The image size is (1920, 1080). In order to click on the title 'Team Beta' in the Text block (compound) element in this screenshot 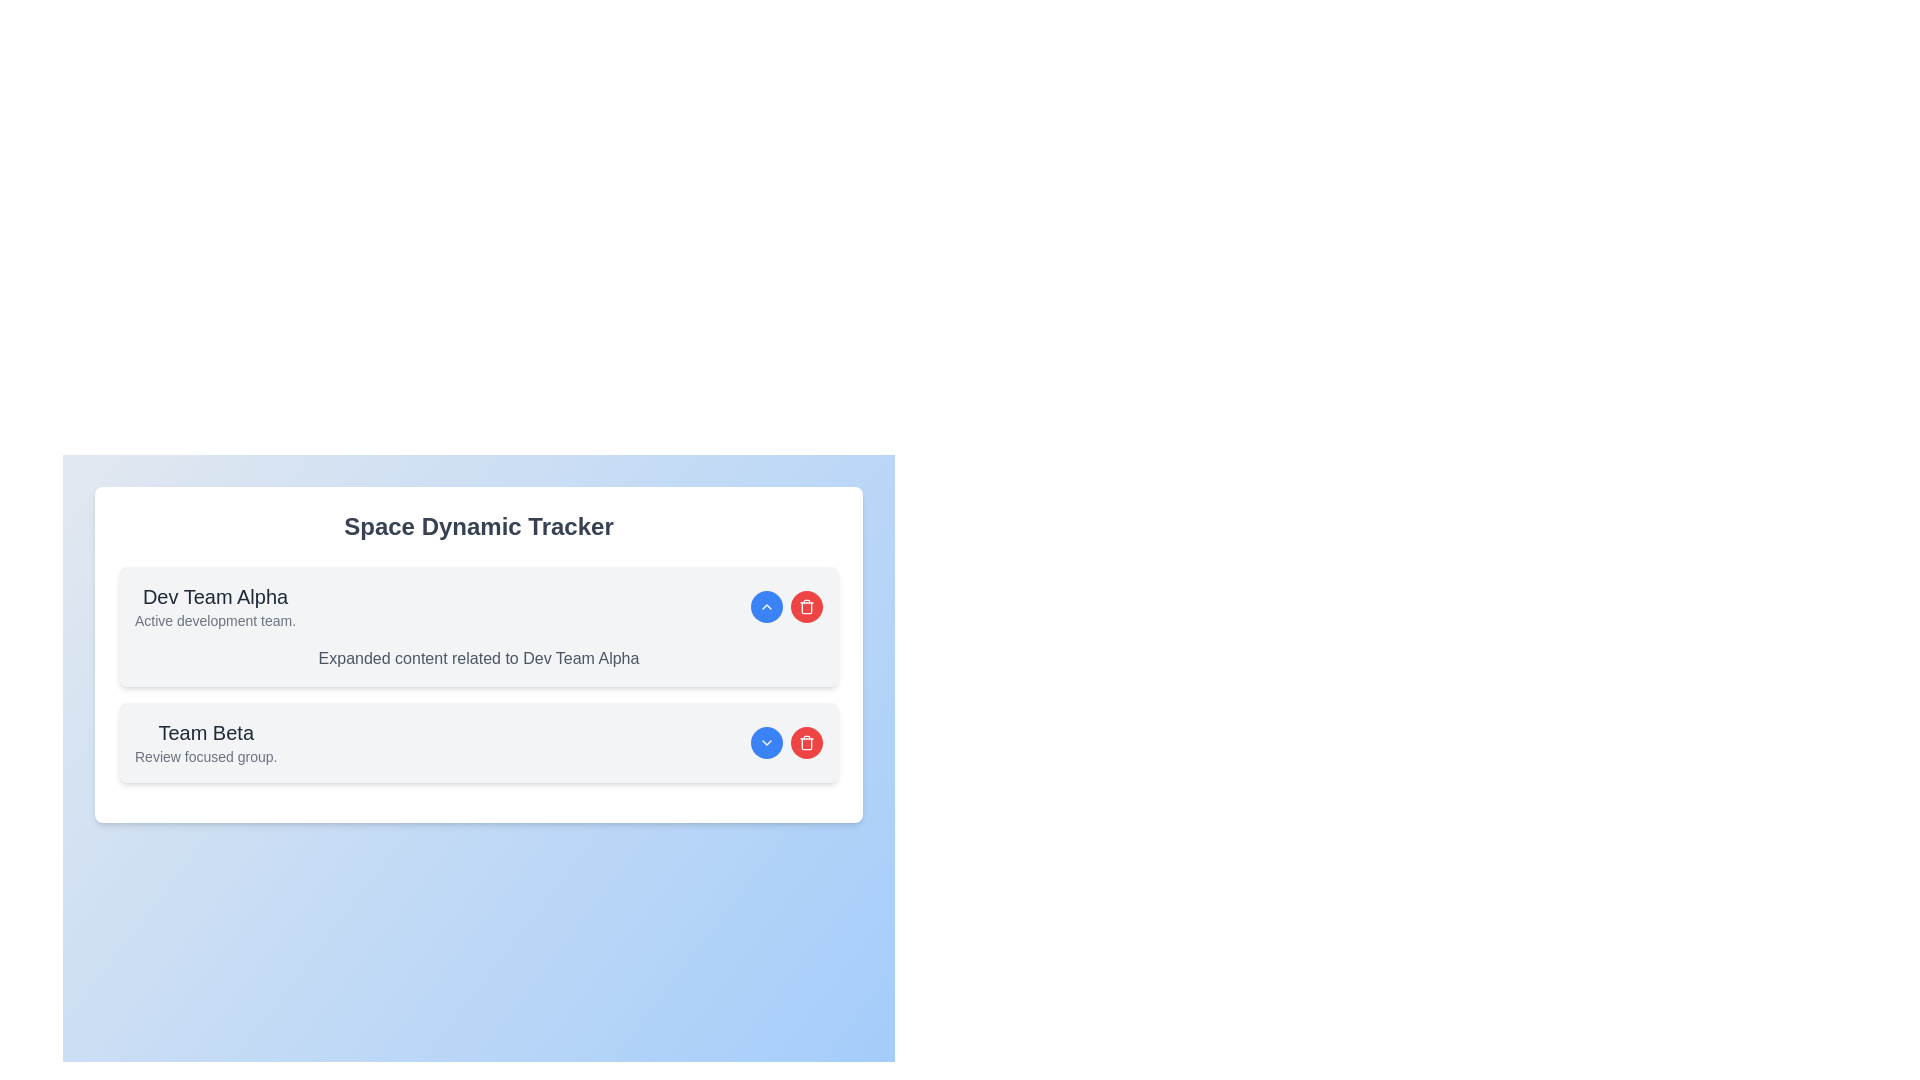, I will do `click(206, 743)`.